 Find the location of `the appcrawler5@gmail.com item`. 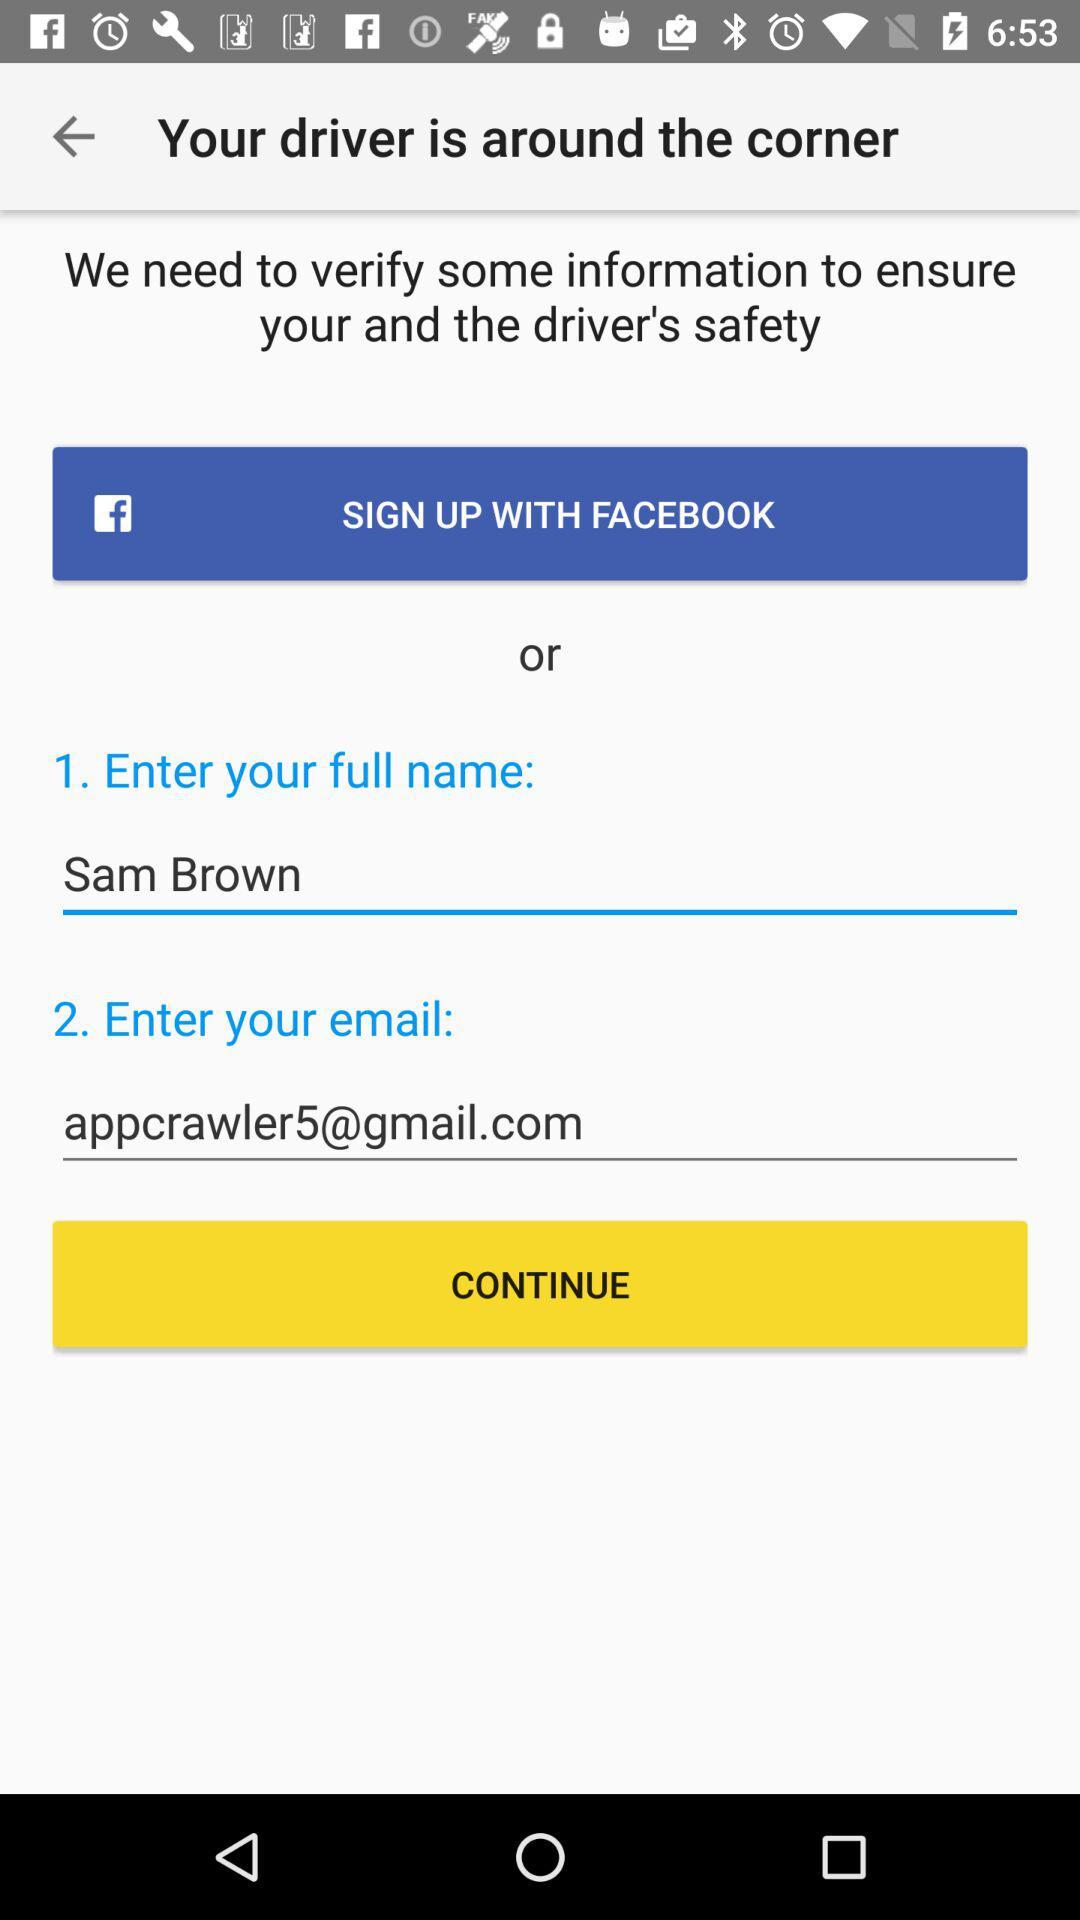

the appcrawler5@gmail.com item is located at coordinates (540, 1122).